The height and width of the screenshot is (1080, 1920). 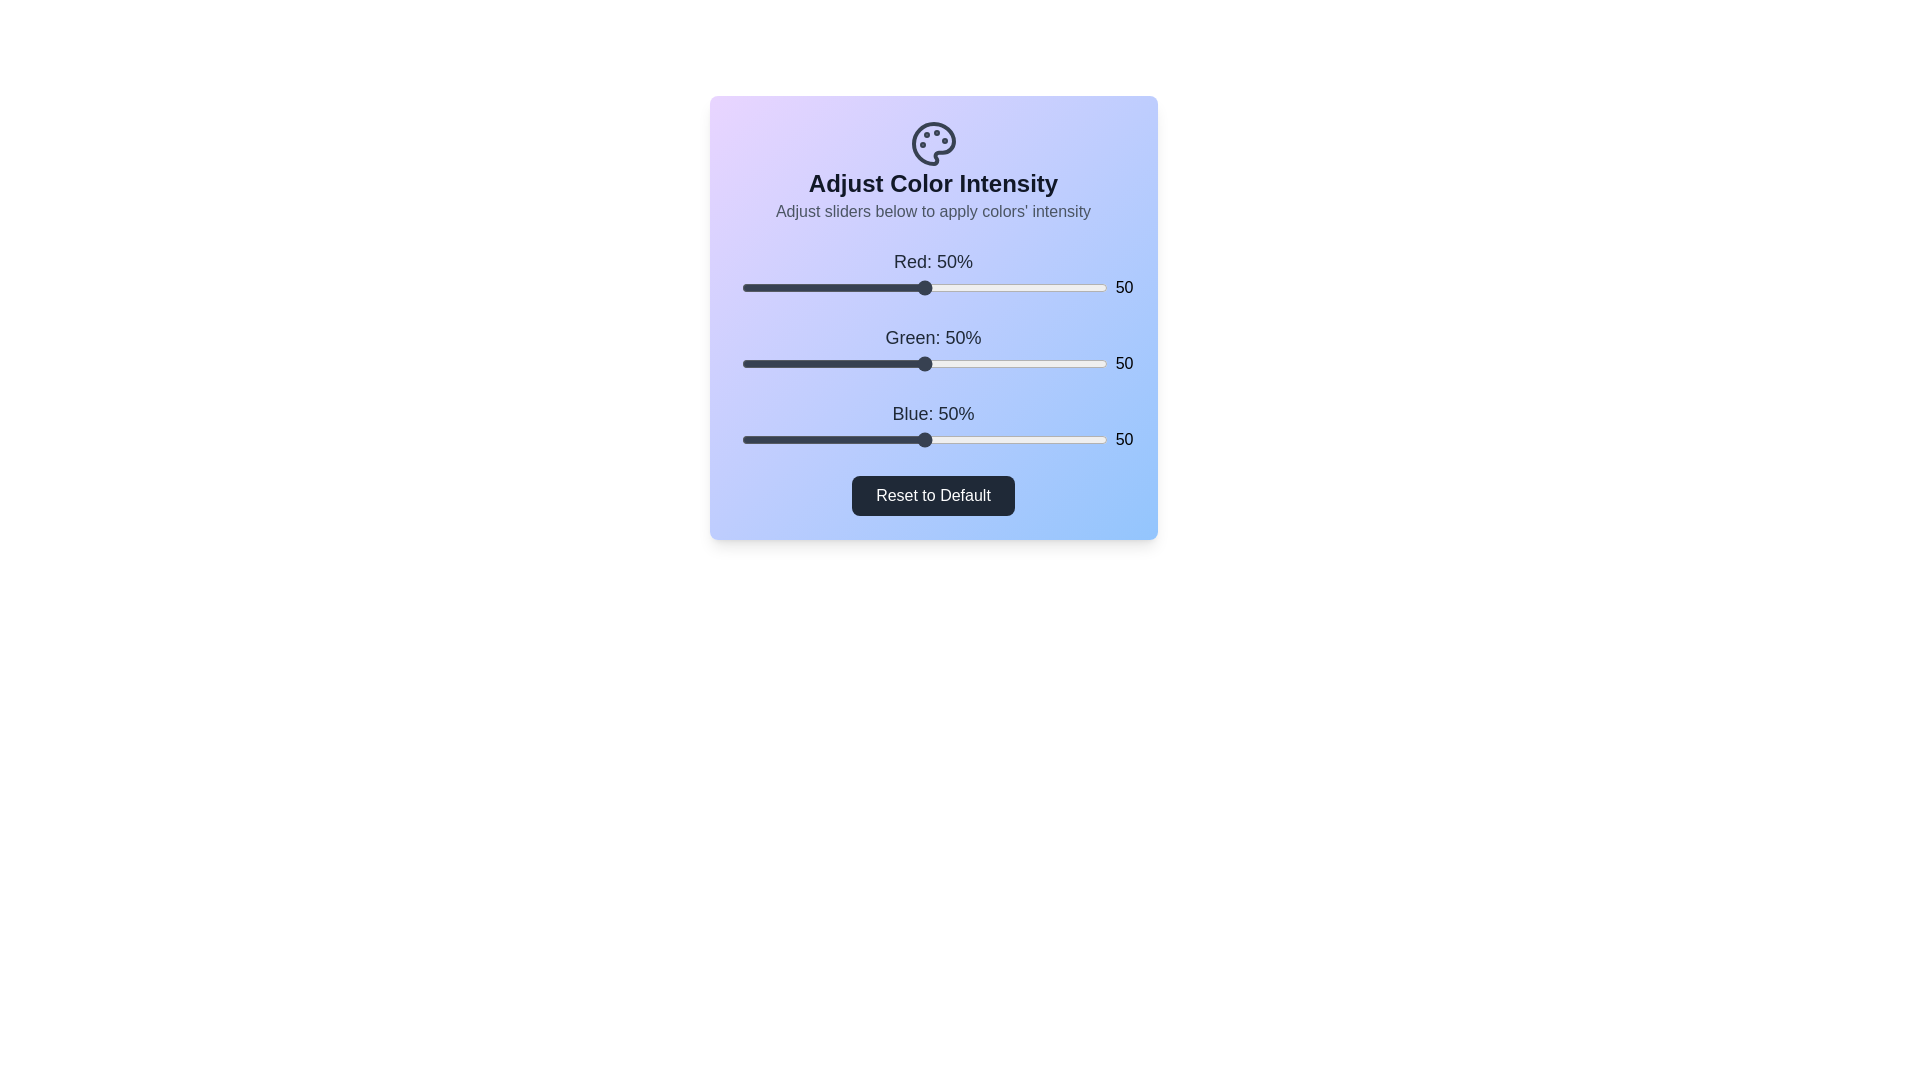 What do you see at coordinates (811, 363) in the screenshot?
I see `the 1 slider to 19%` at bounding box center [811, 363].